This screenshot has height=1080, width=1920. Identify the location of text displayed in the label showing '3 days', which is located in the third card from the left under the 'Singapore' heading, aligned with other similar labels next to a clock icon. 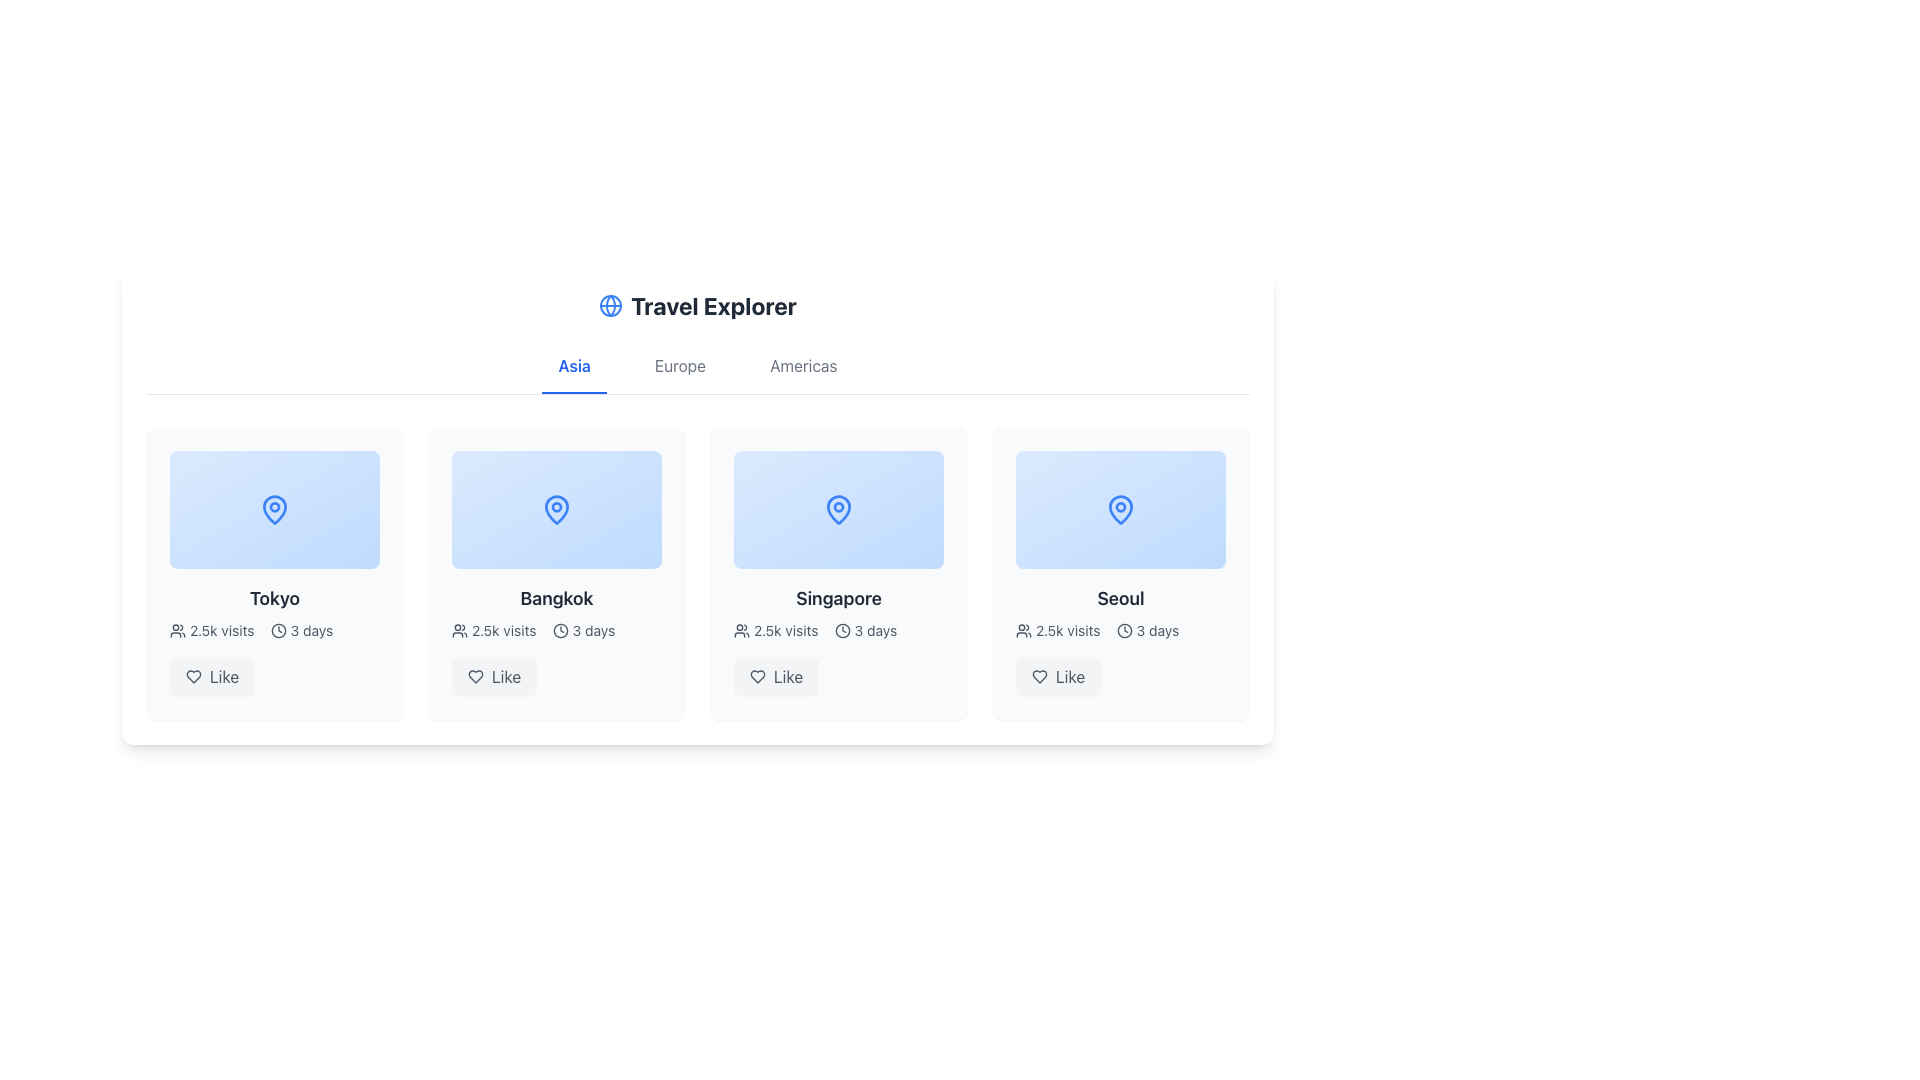
(875, 631).